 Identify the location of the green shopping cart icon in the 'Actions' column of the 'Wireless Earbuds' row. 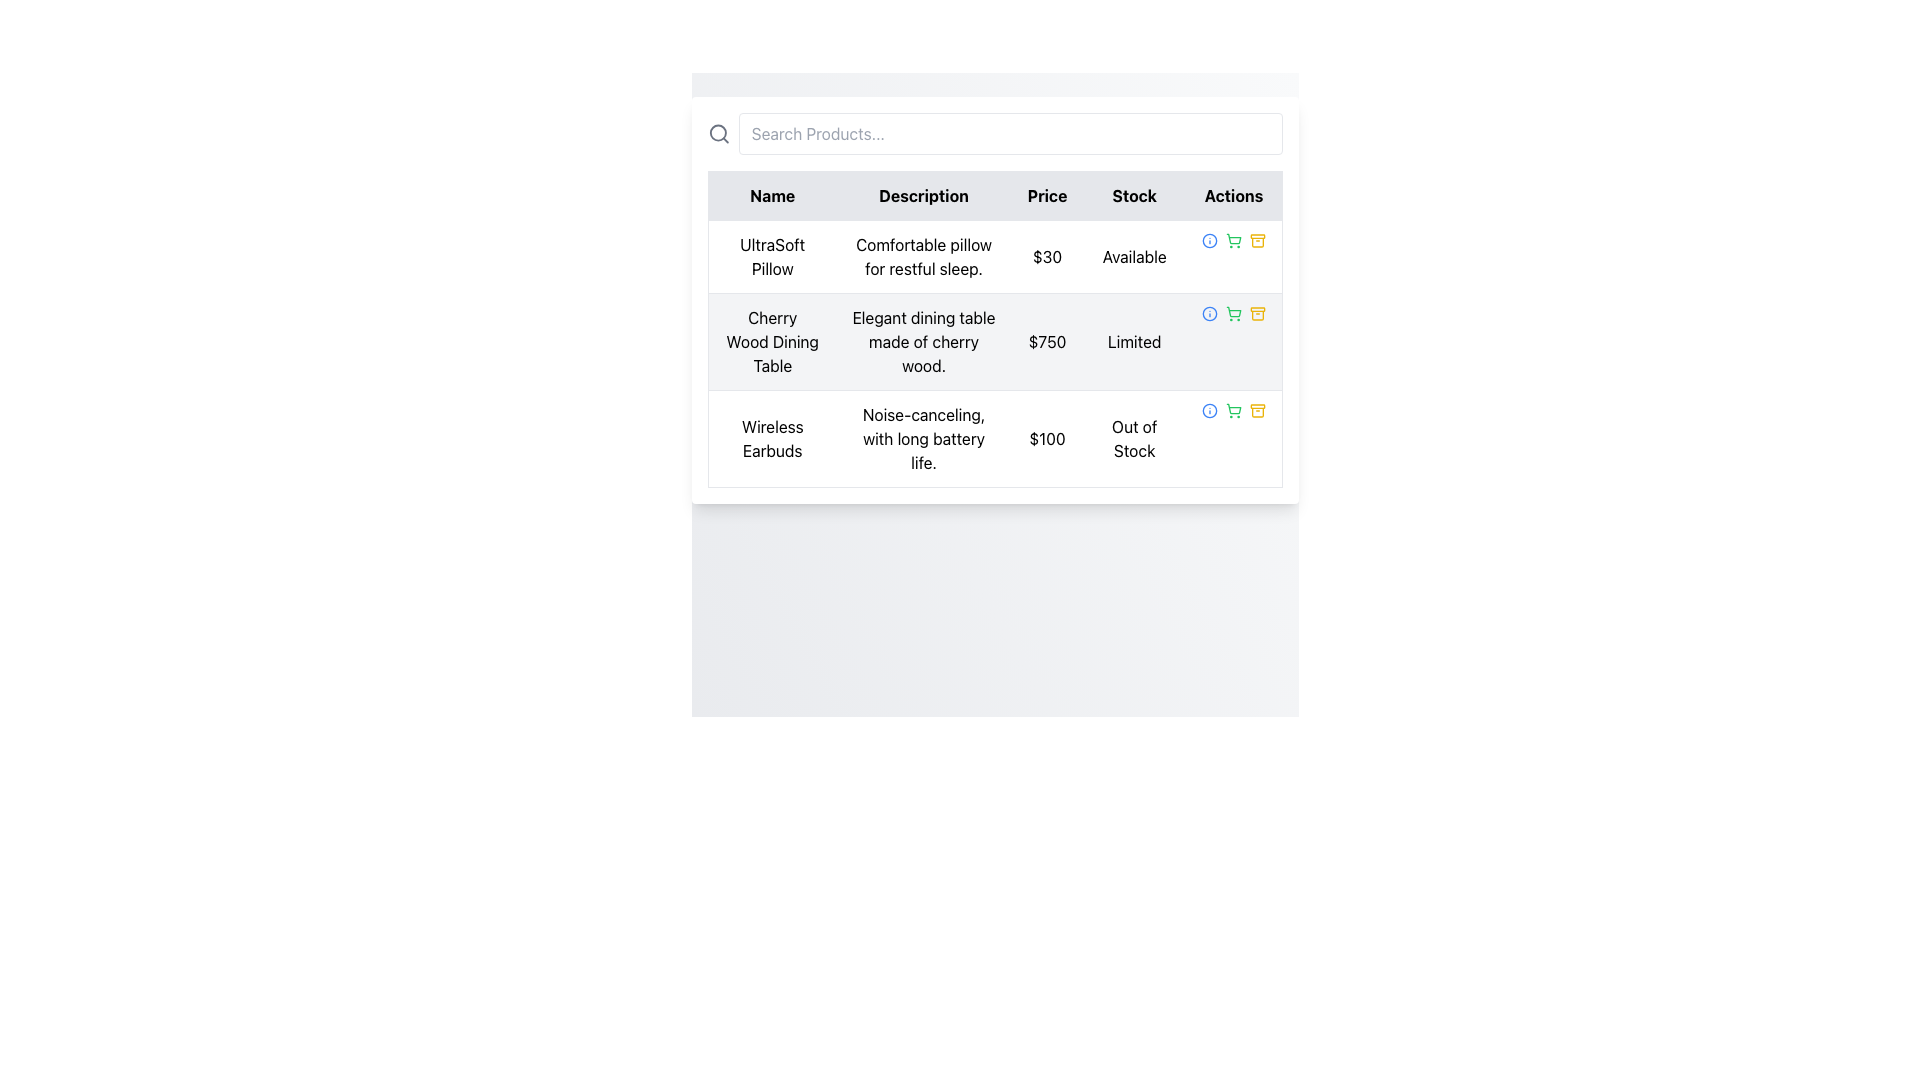
(1232, 410).